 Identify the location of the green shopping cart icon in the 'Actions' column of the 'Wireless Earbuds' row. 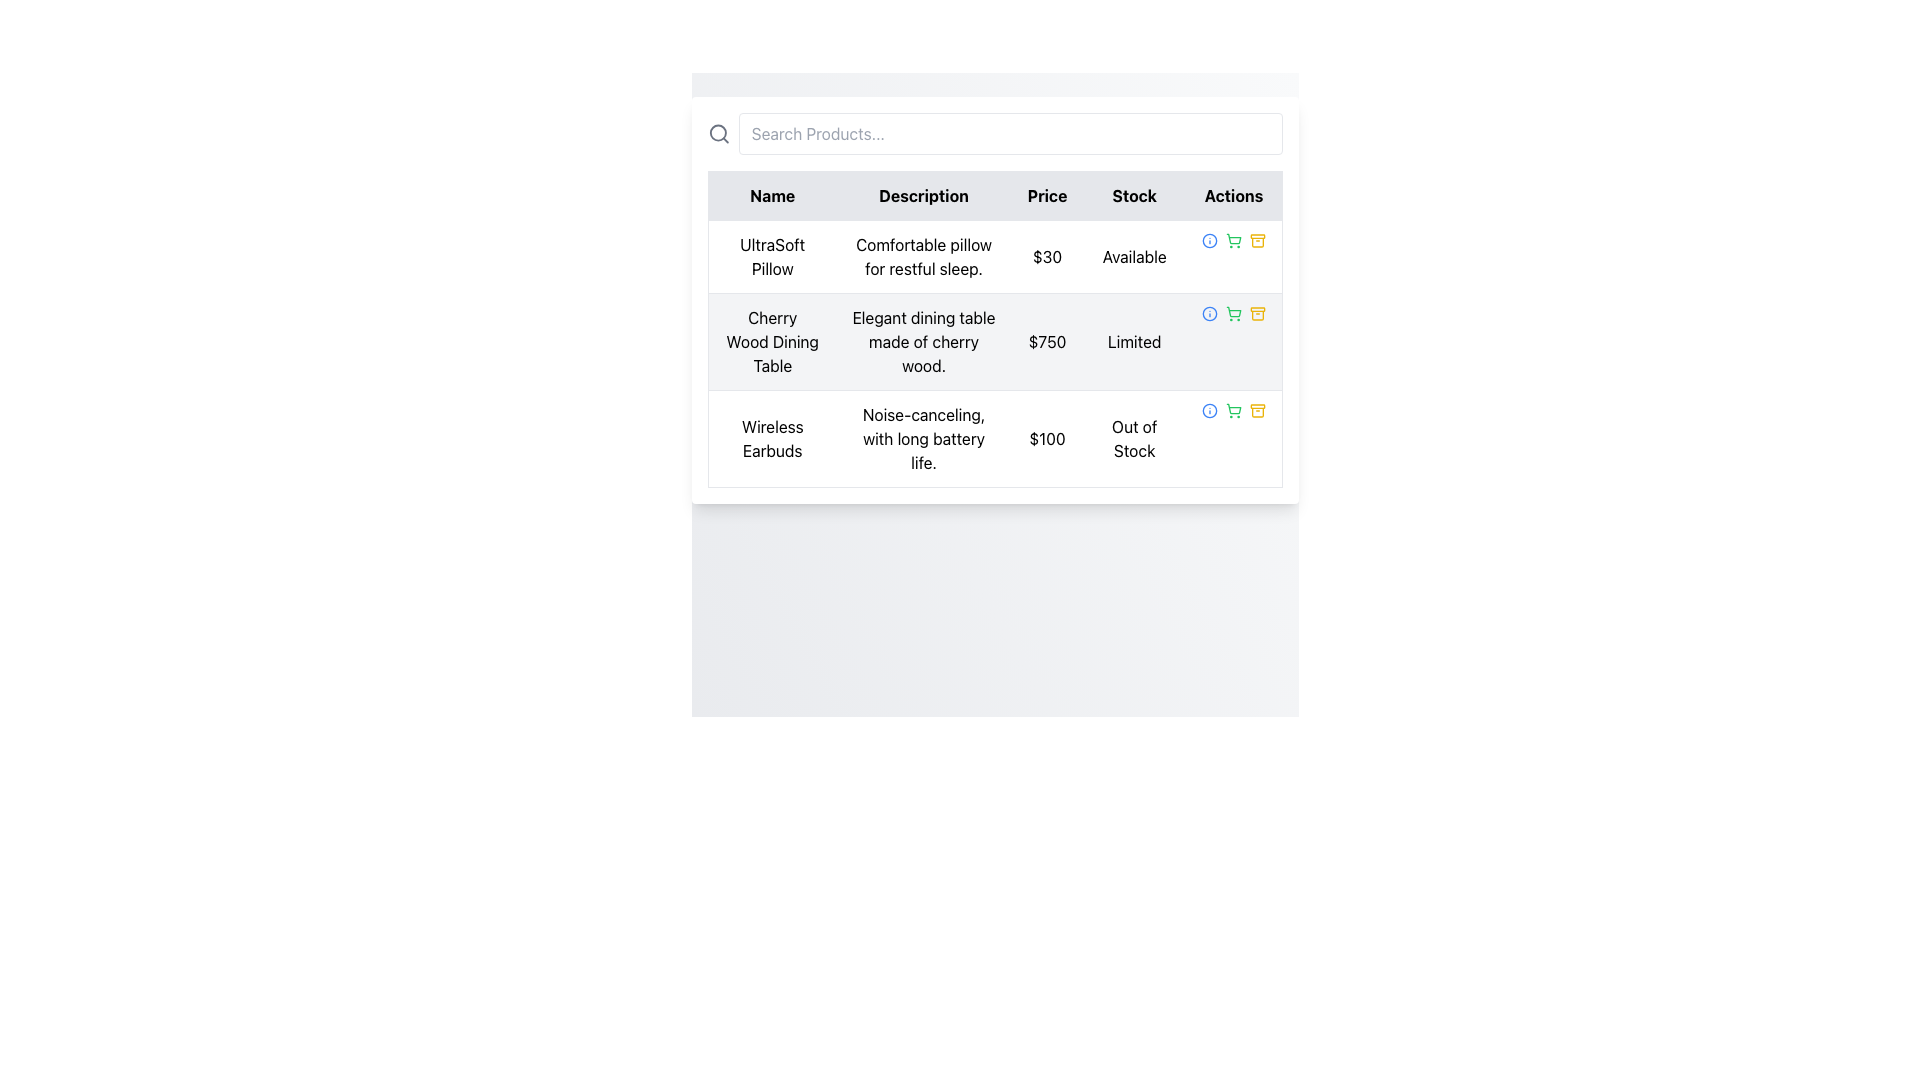
(1232, 410).